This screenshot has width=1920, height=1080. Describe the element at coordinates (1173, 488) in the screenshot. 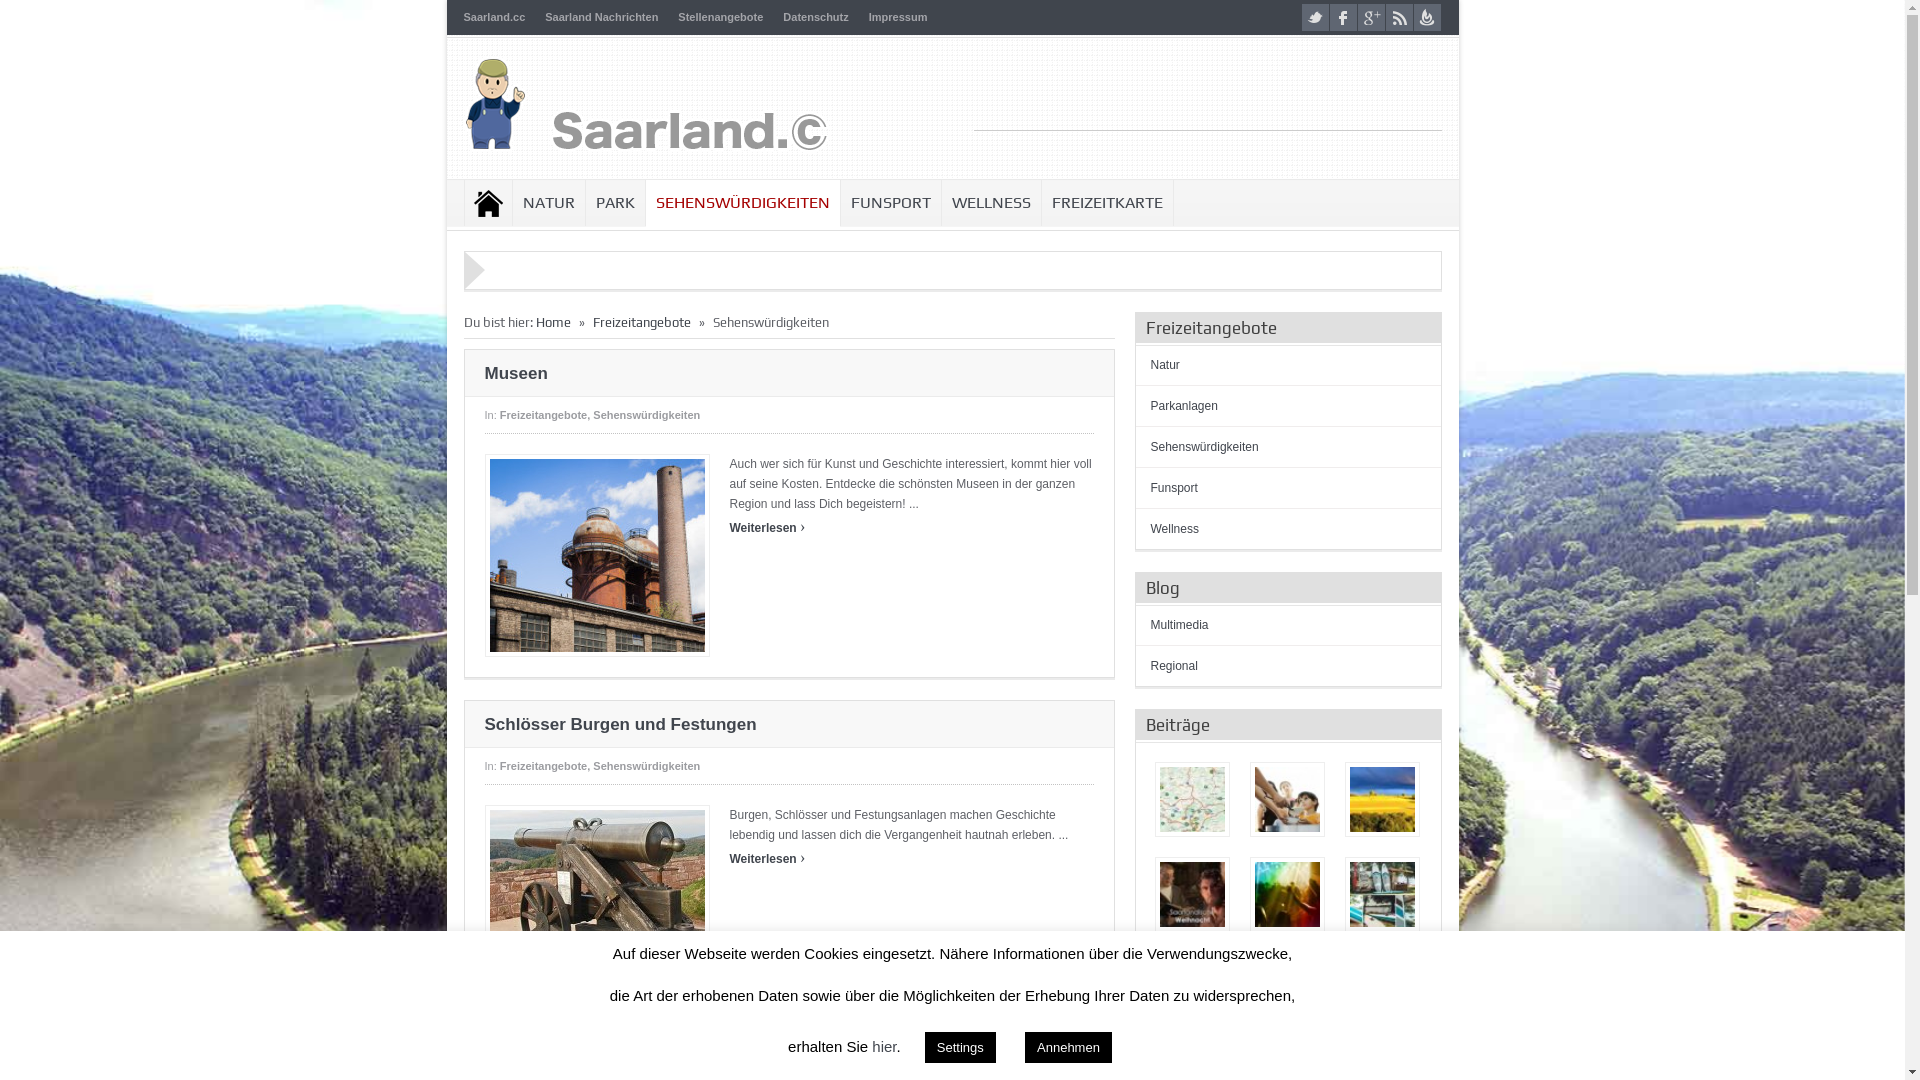

I see `'Funsport'` at that location.